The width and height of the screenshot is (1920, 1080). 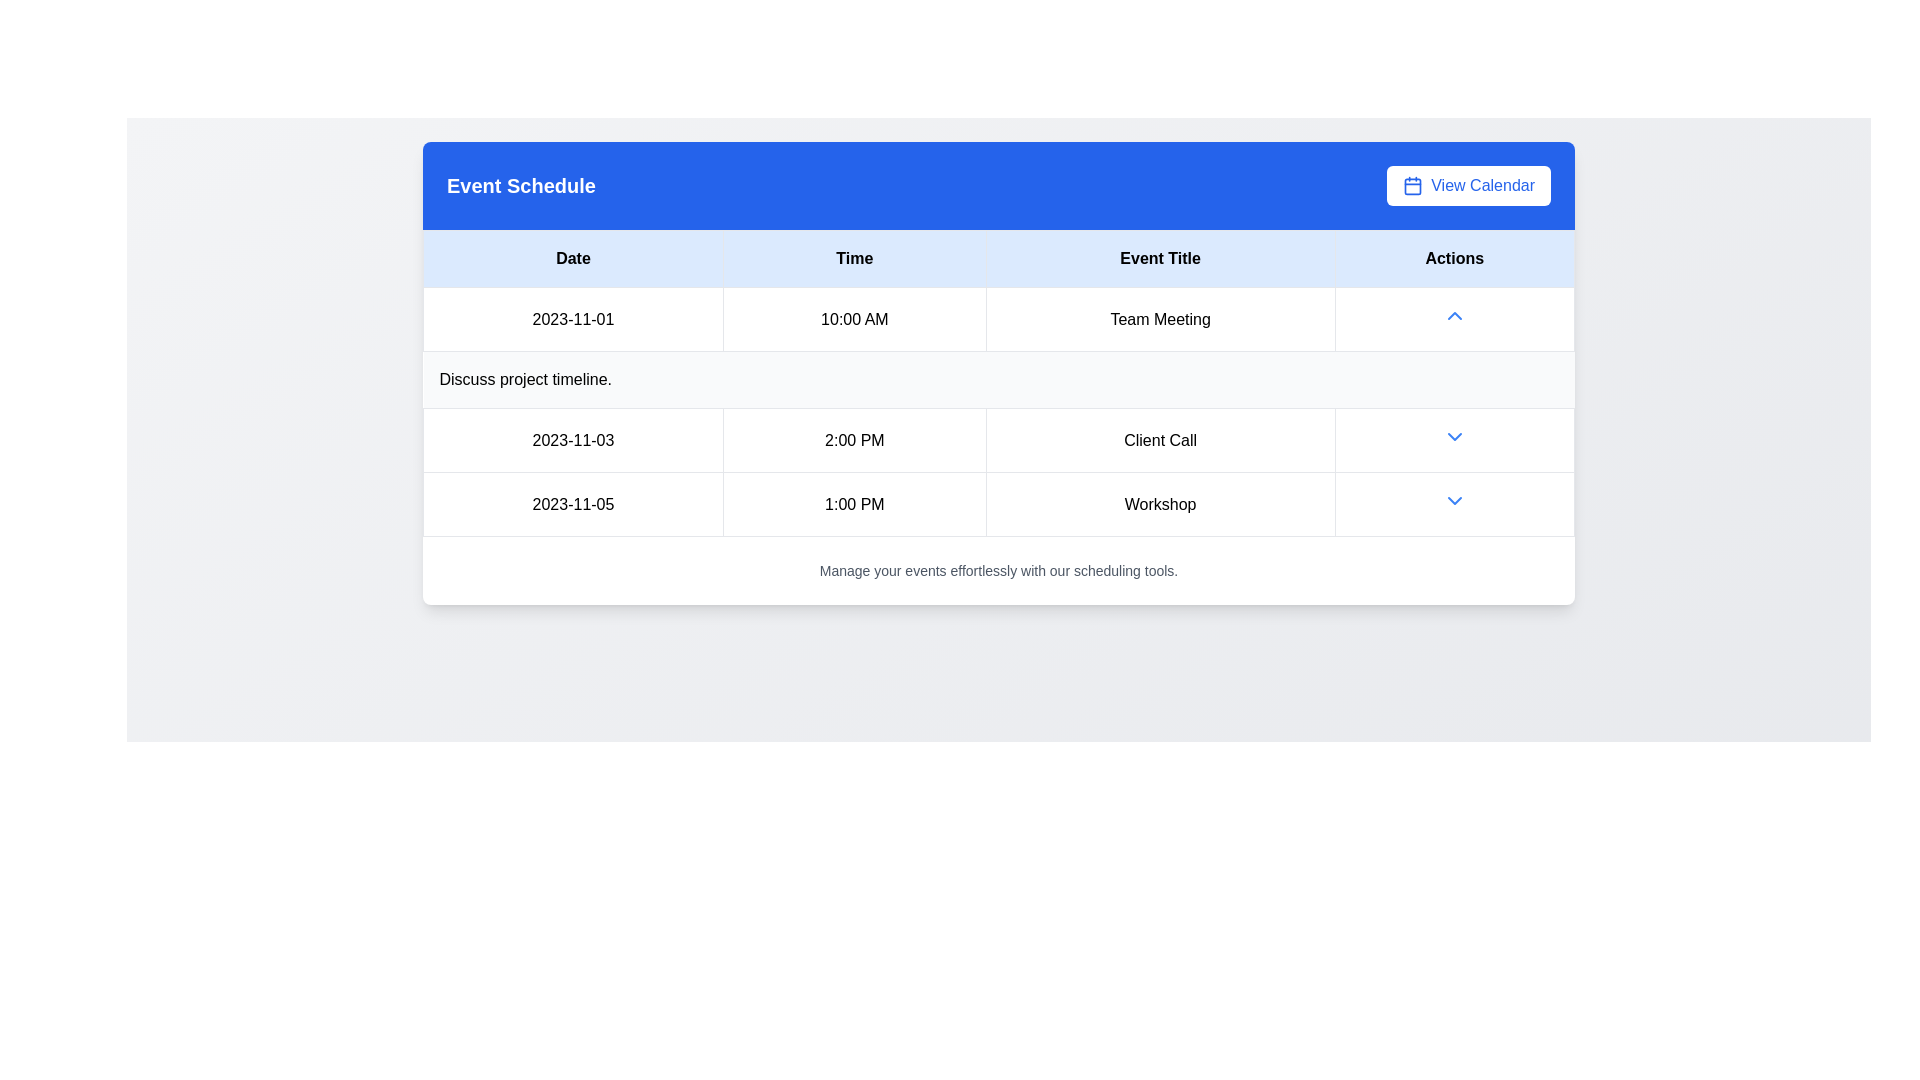 What do you see at coordinates (1412, 186) in the screenshot?
I see `the SVG Rectangle representing the main body of the calendar icon next to the 'View Calendar' button in the top-right corner of the header` at bounding box center [1412, 186].